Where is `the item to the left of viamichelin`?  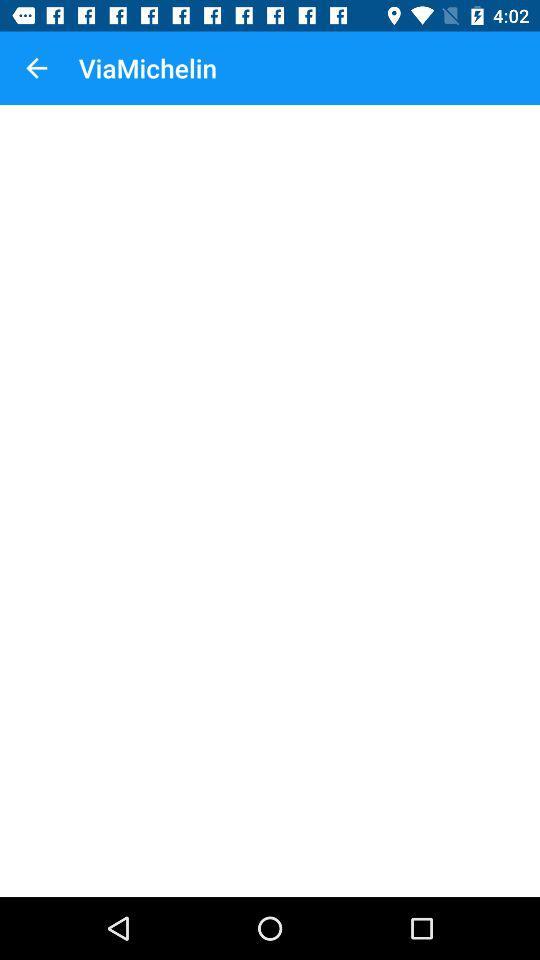 the item to the left of viamichelin is located at coordinates (36, 68).